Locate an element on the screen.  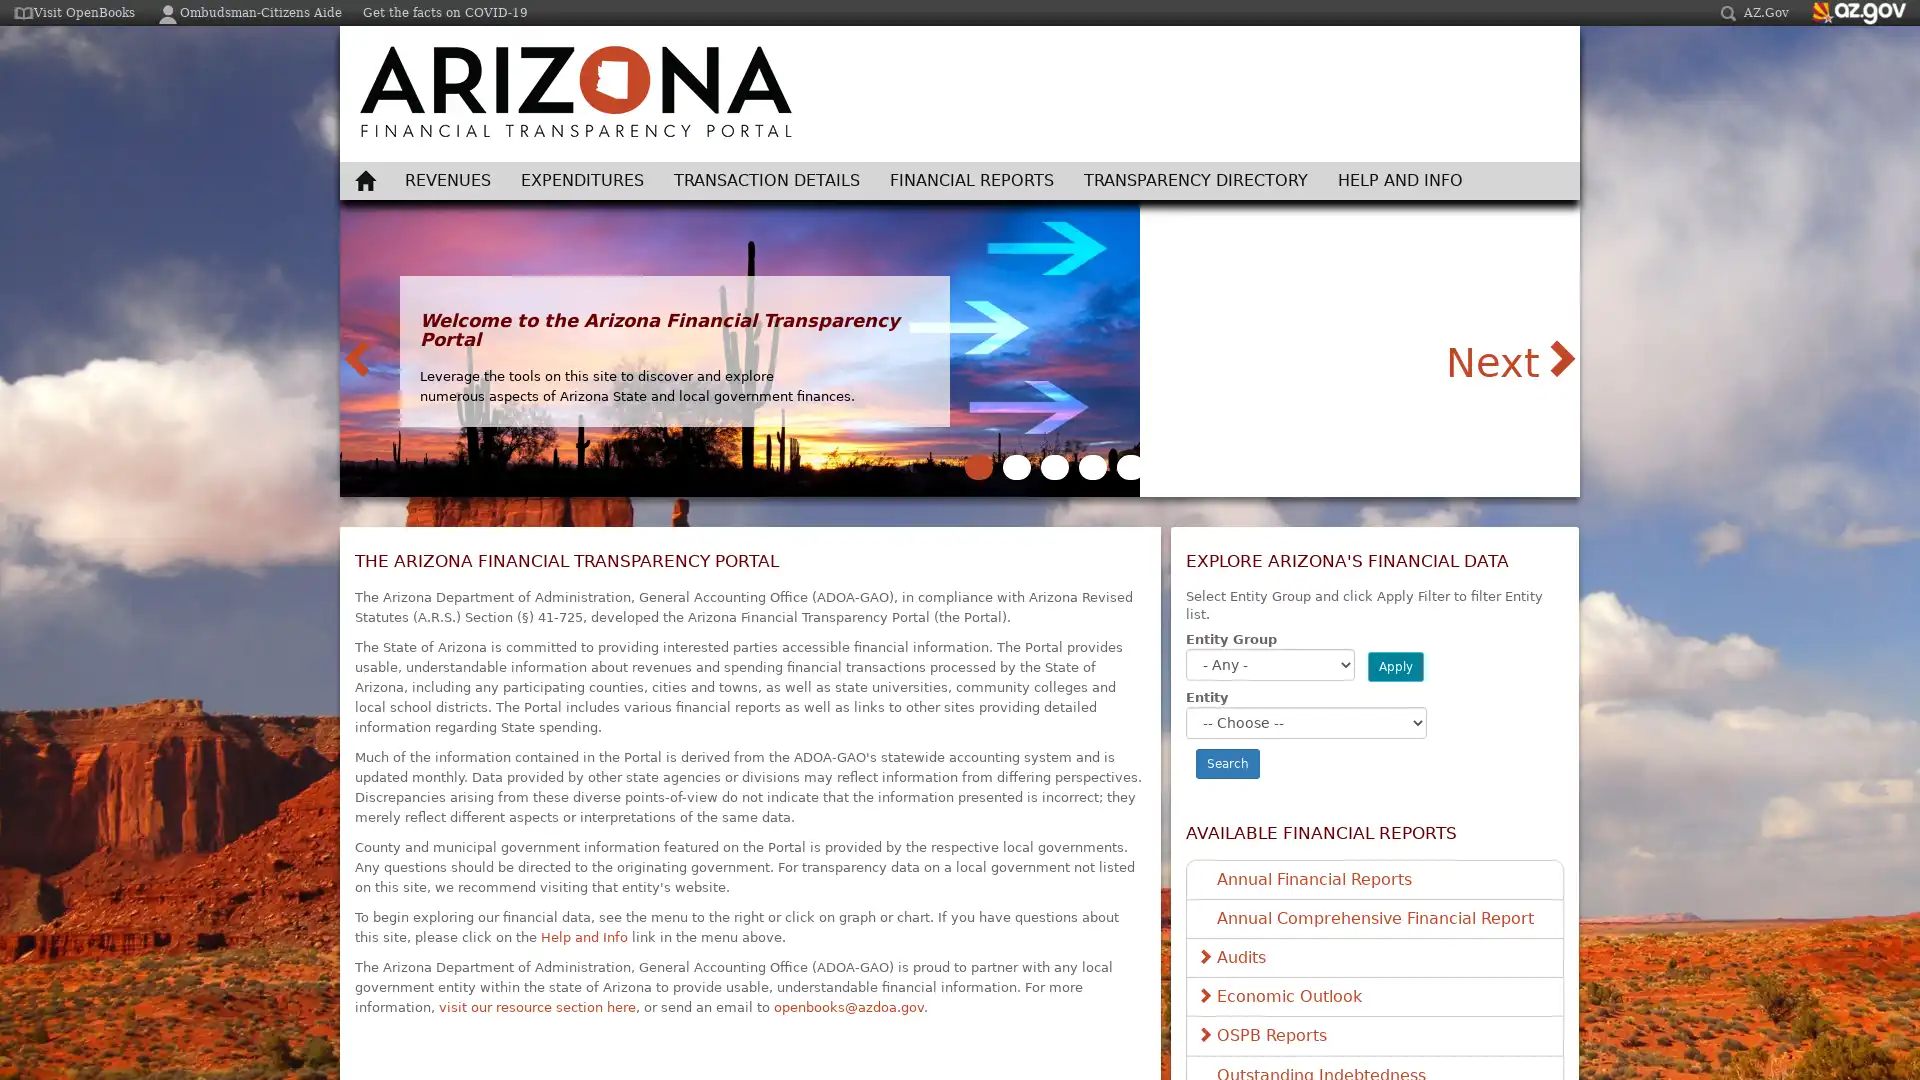
Search is located at coordinates (1226, 763).